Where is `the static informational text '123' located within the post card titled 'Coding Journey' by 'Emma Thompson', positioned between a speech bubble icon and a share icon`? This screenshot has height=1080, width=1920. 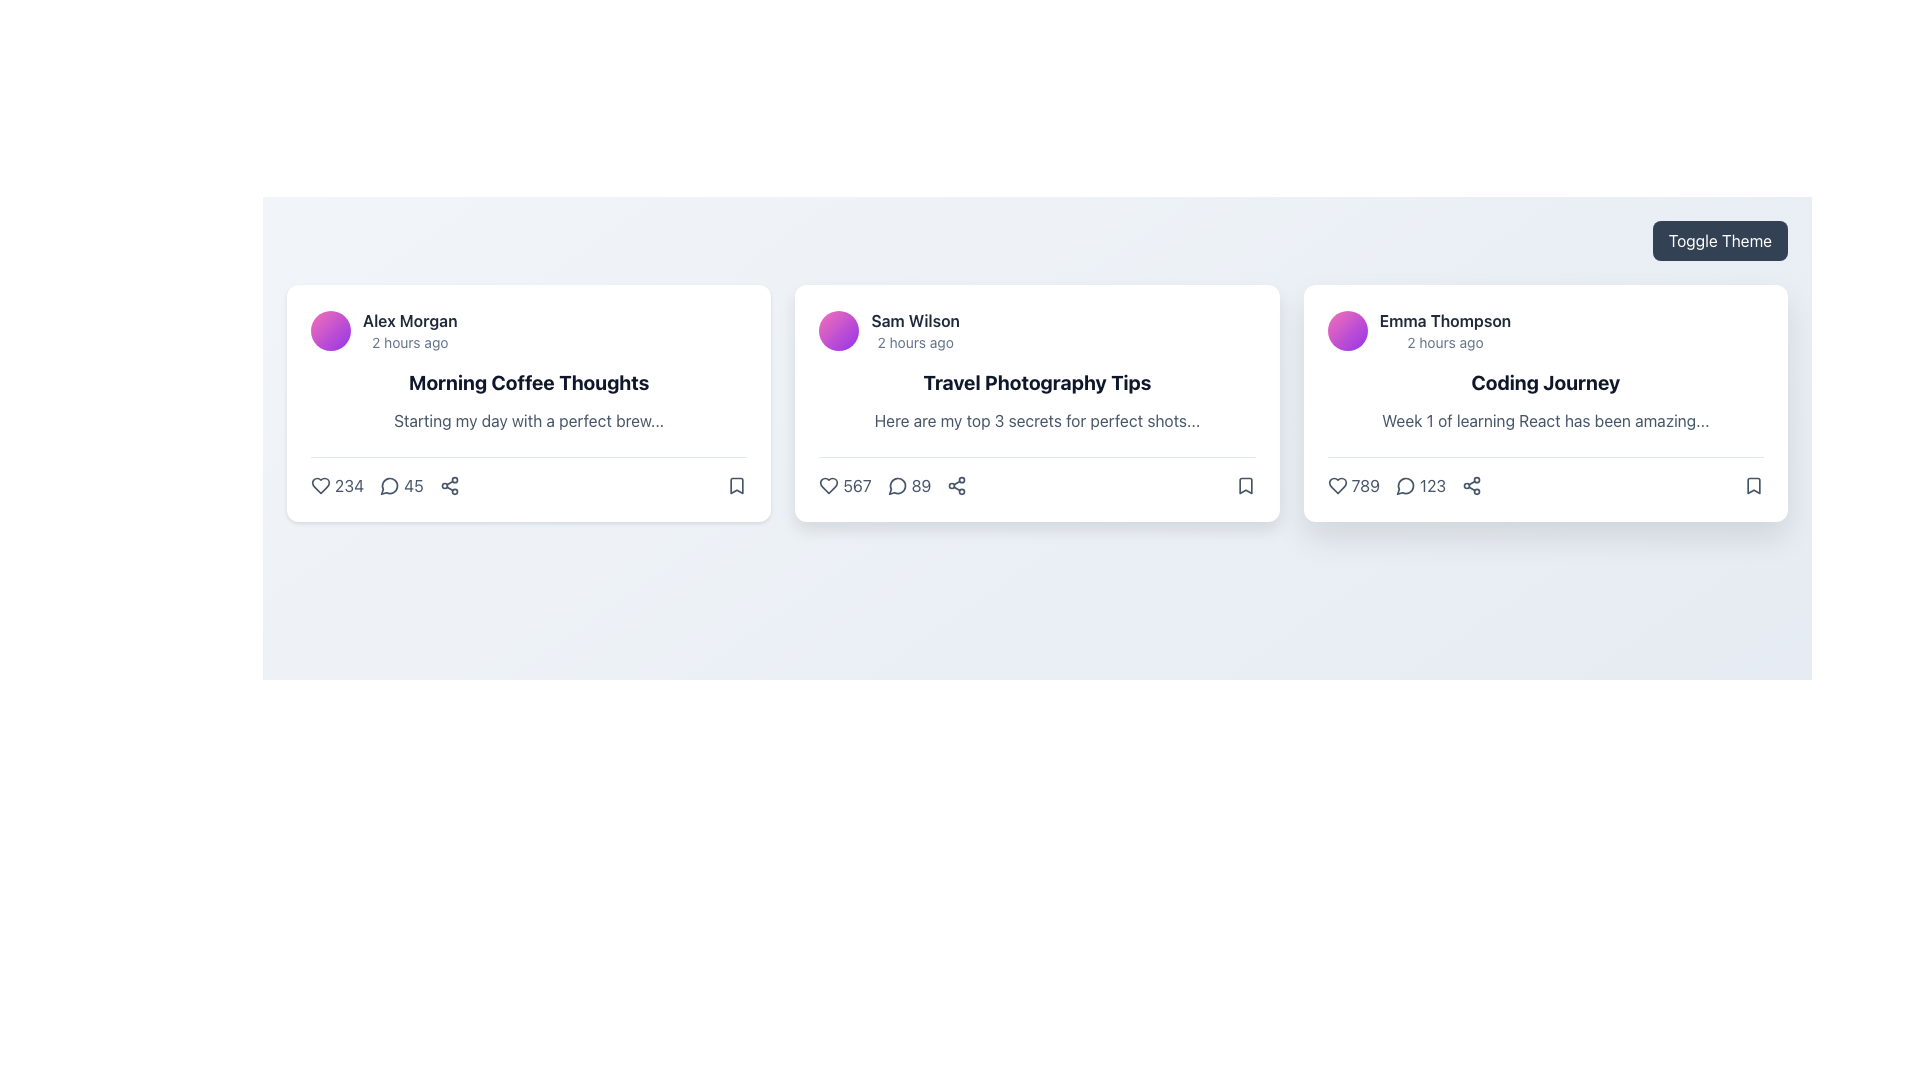 the static informational text '123' located within the post card titled 'Coding Journey' by 'Emma Thompson', positioned between a speech bubble icon and a share icon is located at coordinates (1432, 486).